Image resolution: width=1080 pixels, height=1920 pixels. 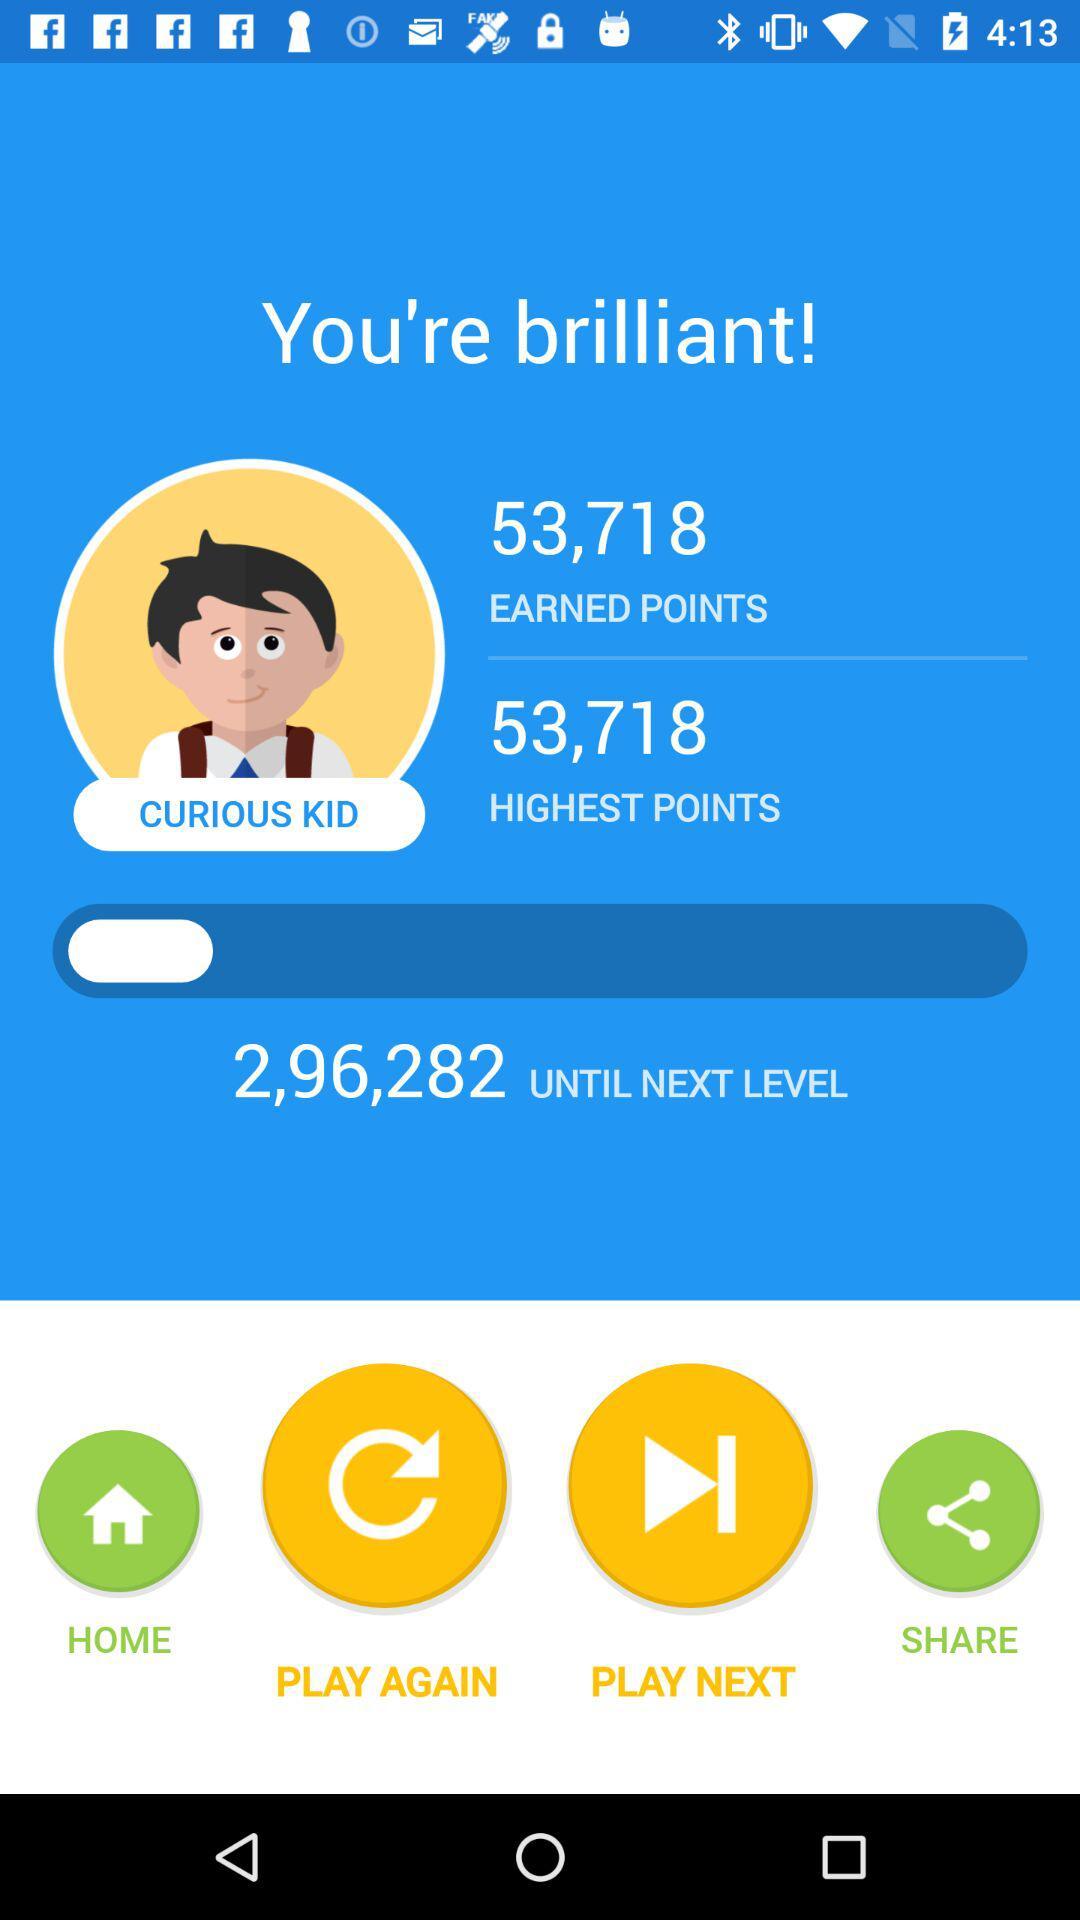 What do you see at coordinates (691, 1489) in the screenshot?
I see `next level` at bounding box center [691, 1489].